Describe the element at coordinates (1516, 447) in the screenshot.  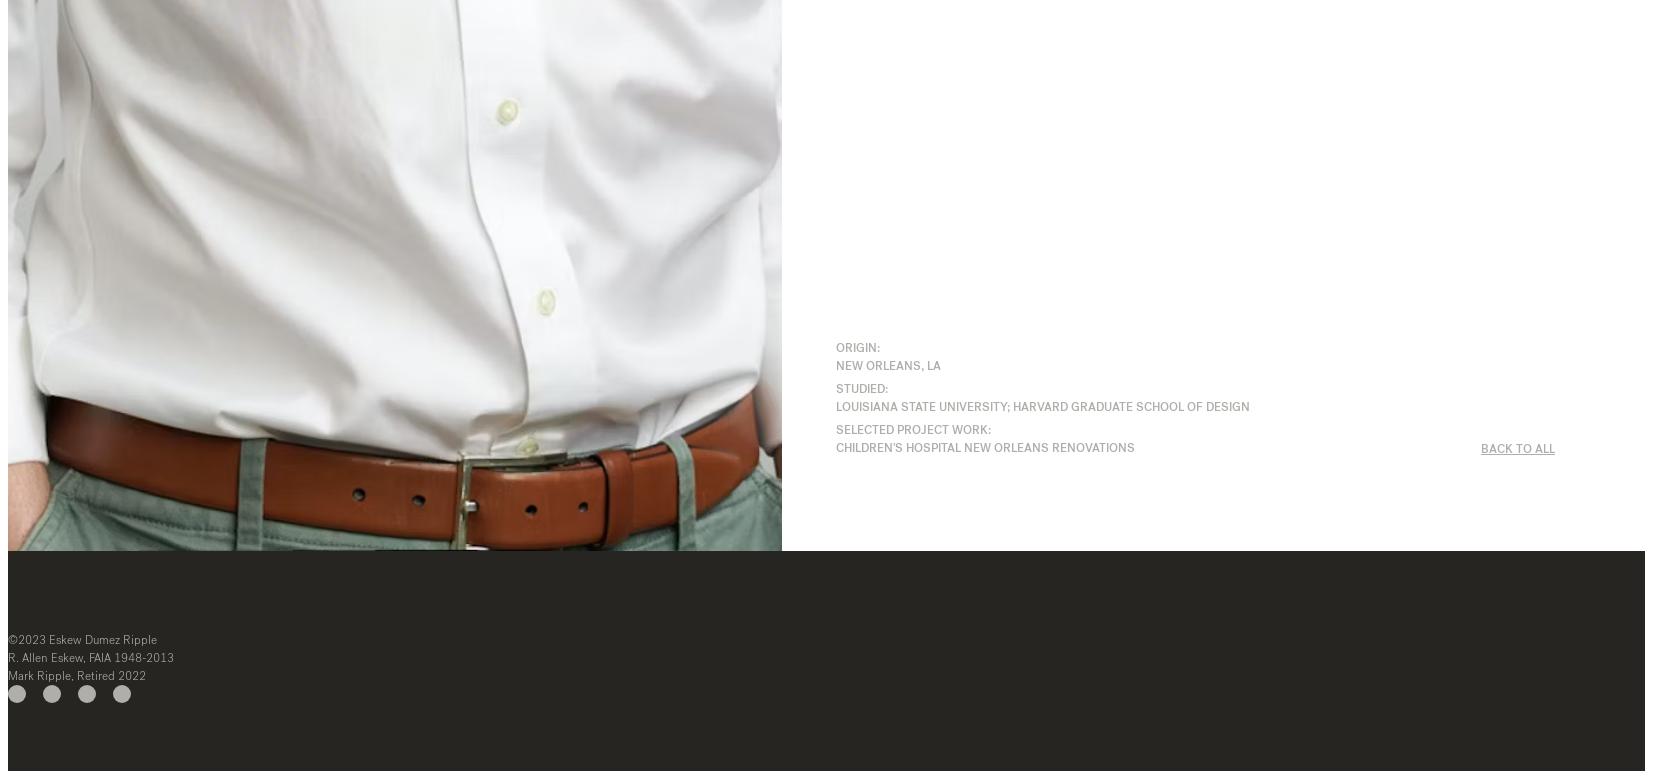
I see `'Back to All'` at that location.